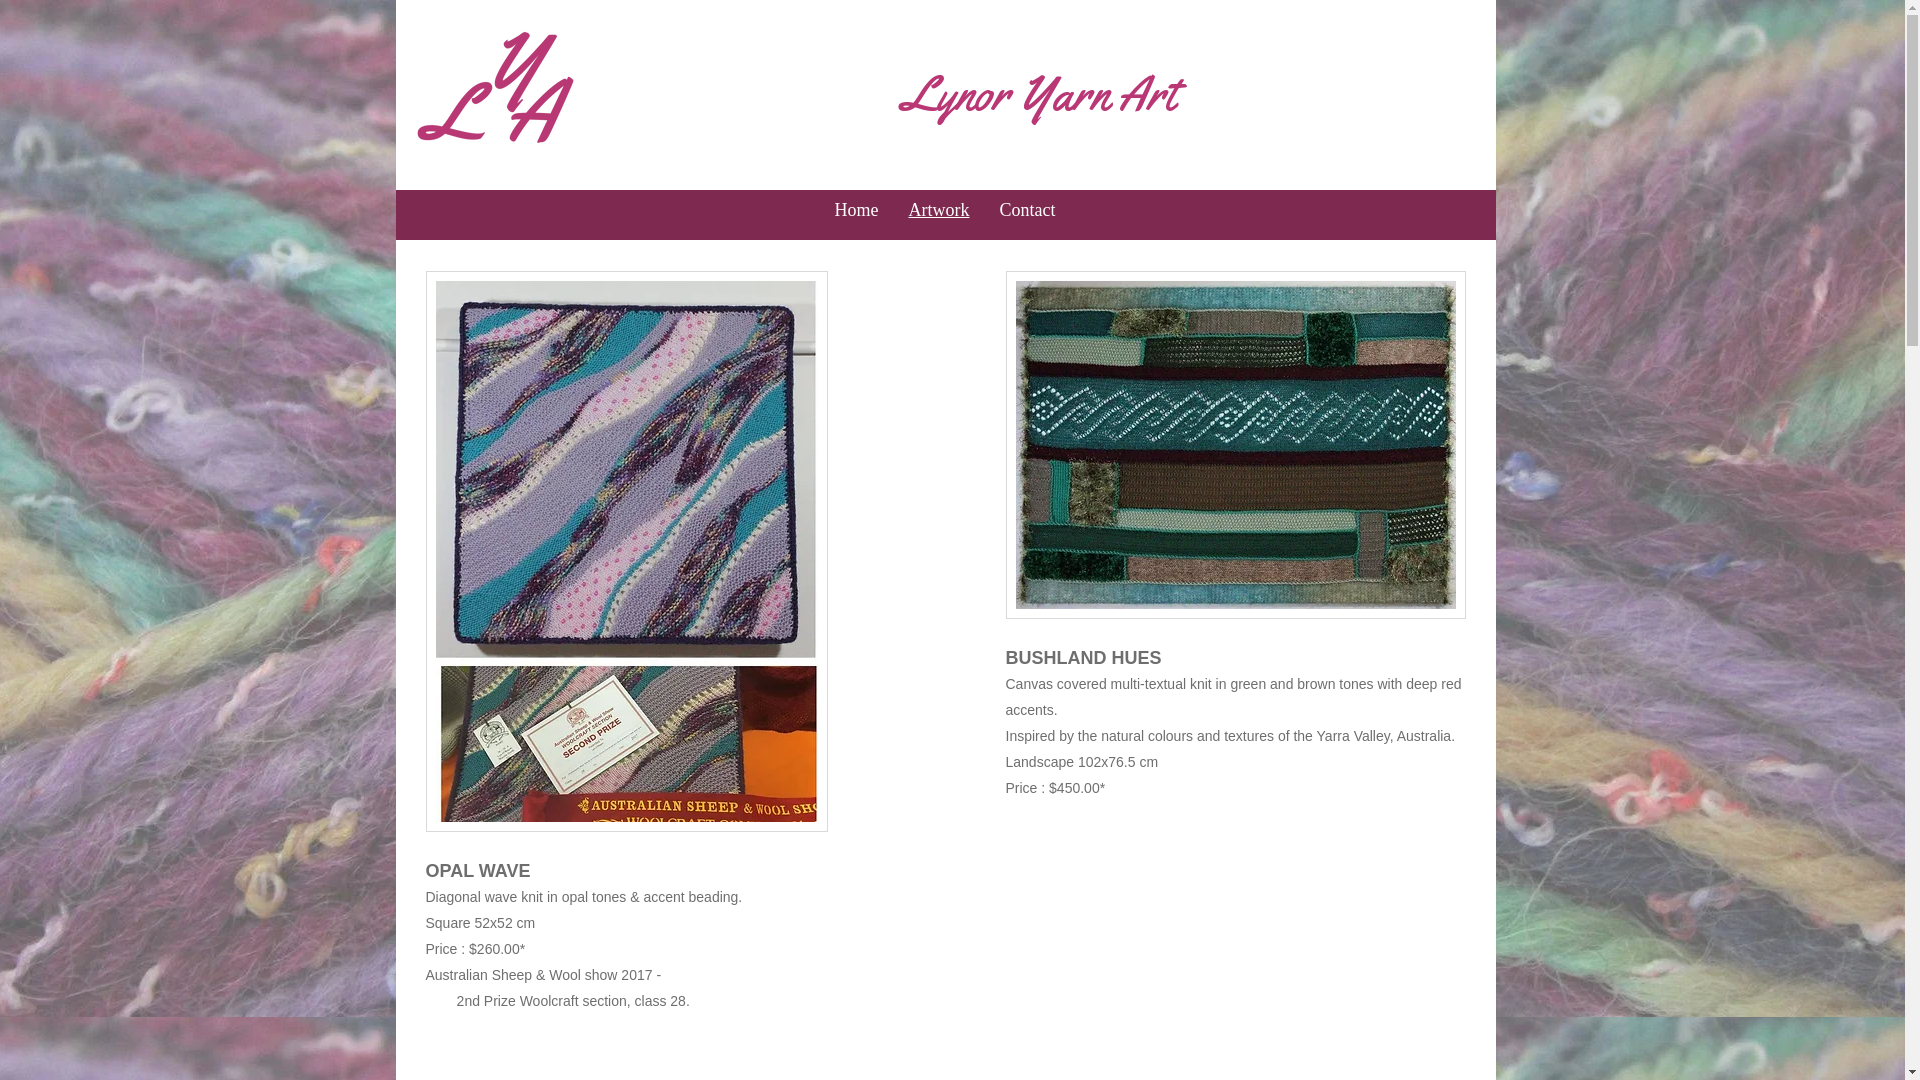 Image resolution: width=1920 pixels, height=1080 pixels. I want to click on 'Home', so click(820, 209).